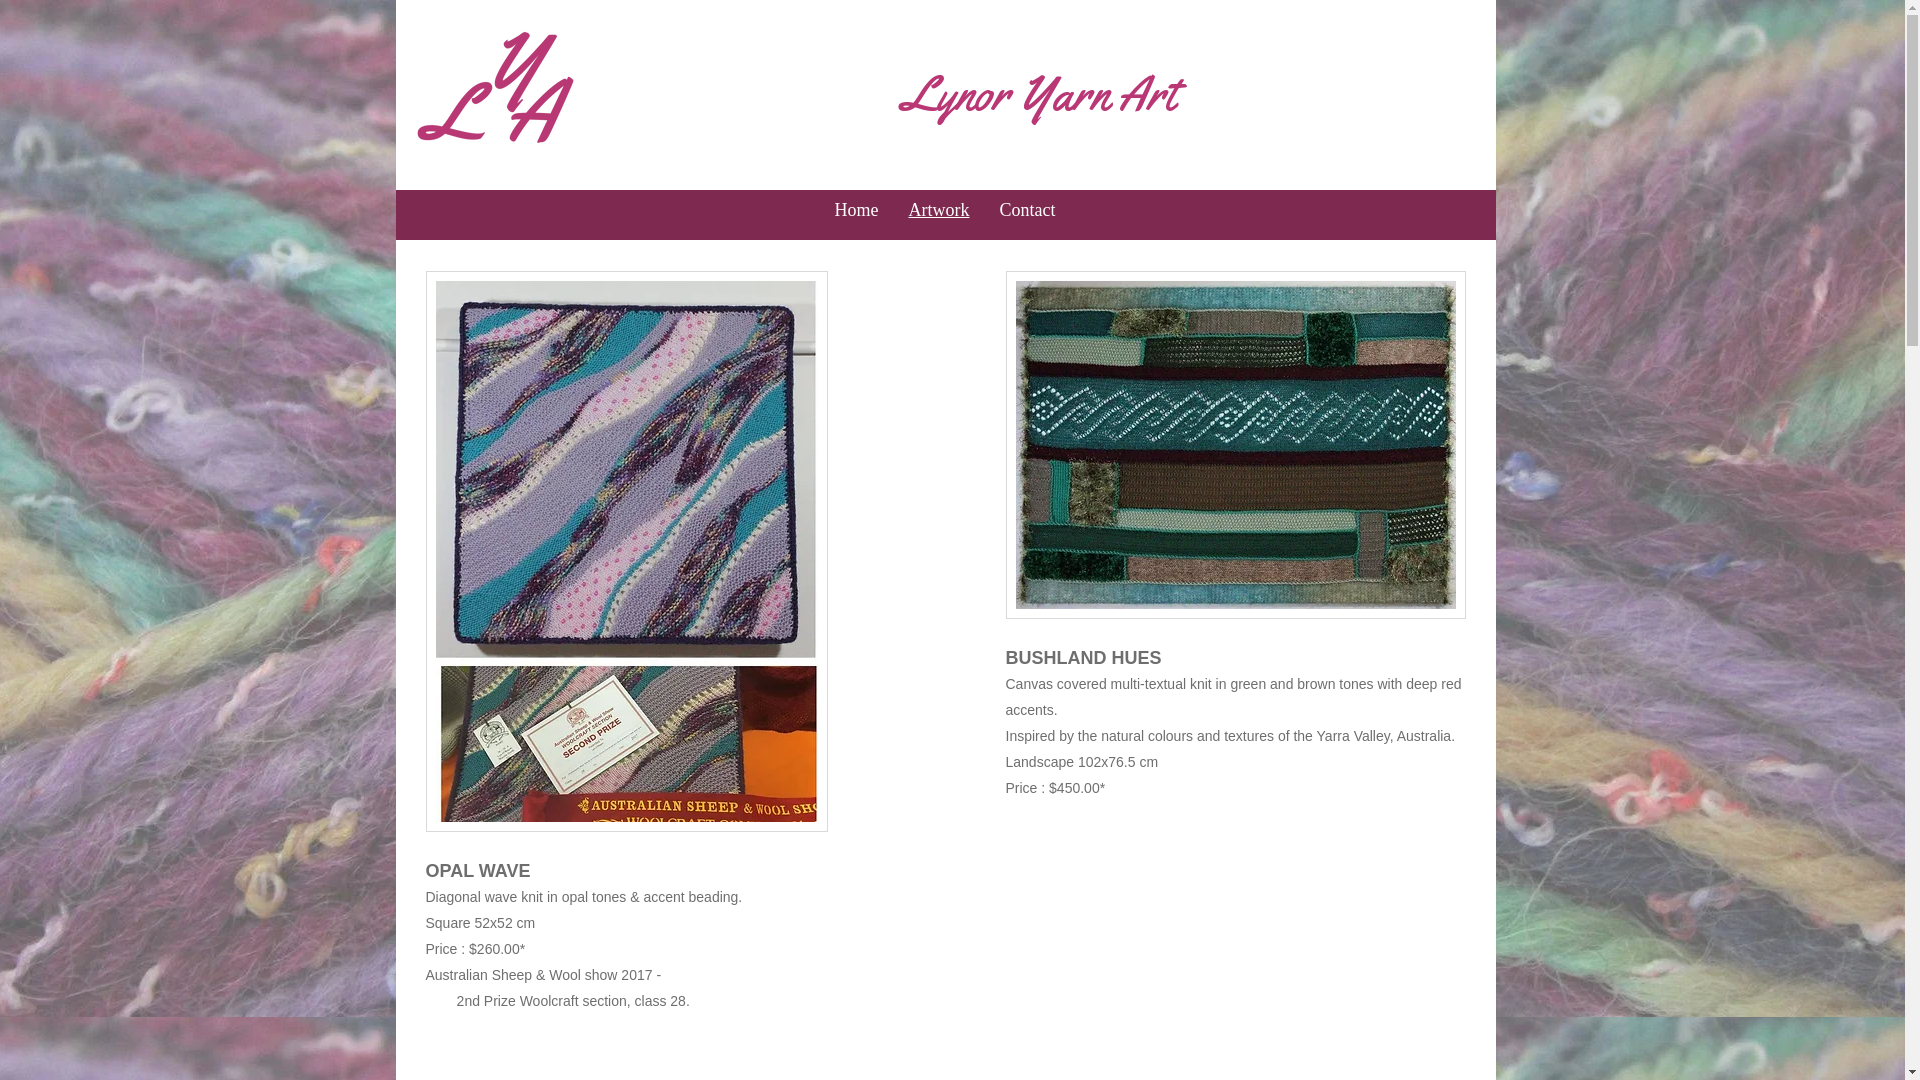 Image resolution: width=1920 pixels, height=1080 pixels. I want to click on 'Home', so click(820, 209).